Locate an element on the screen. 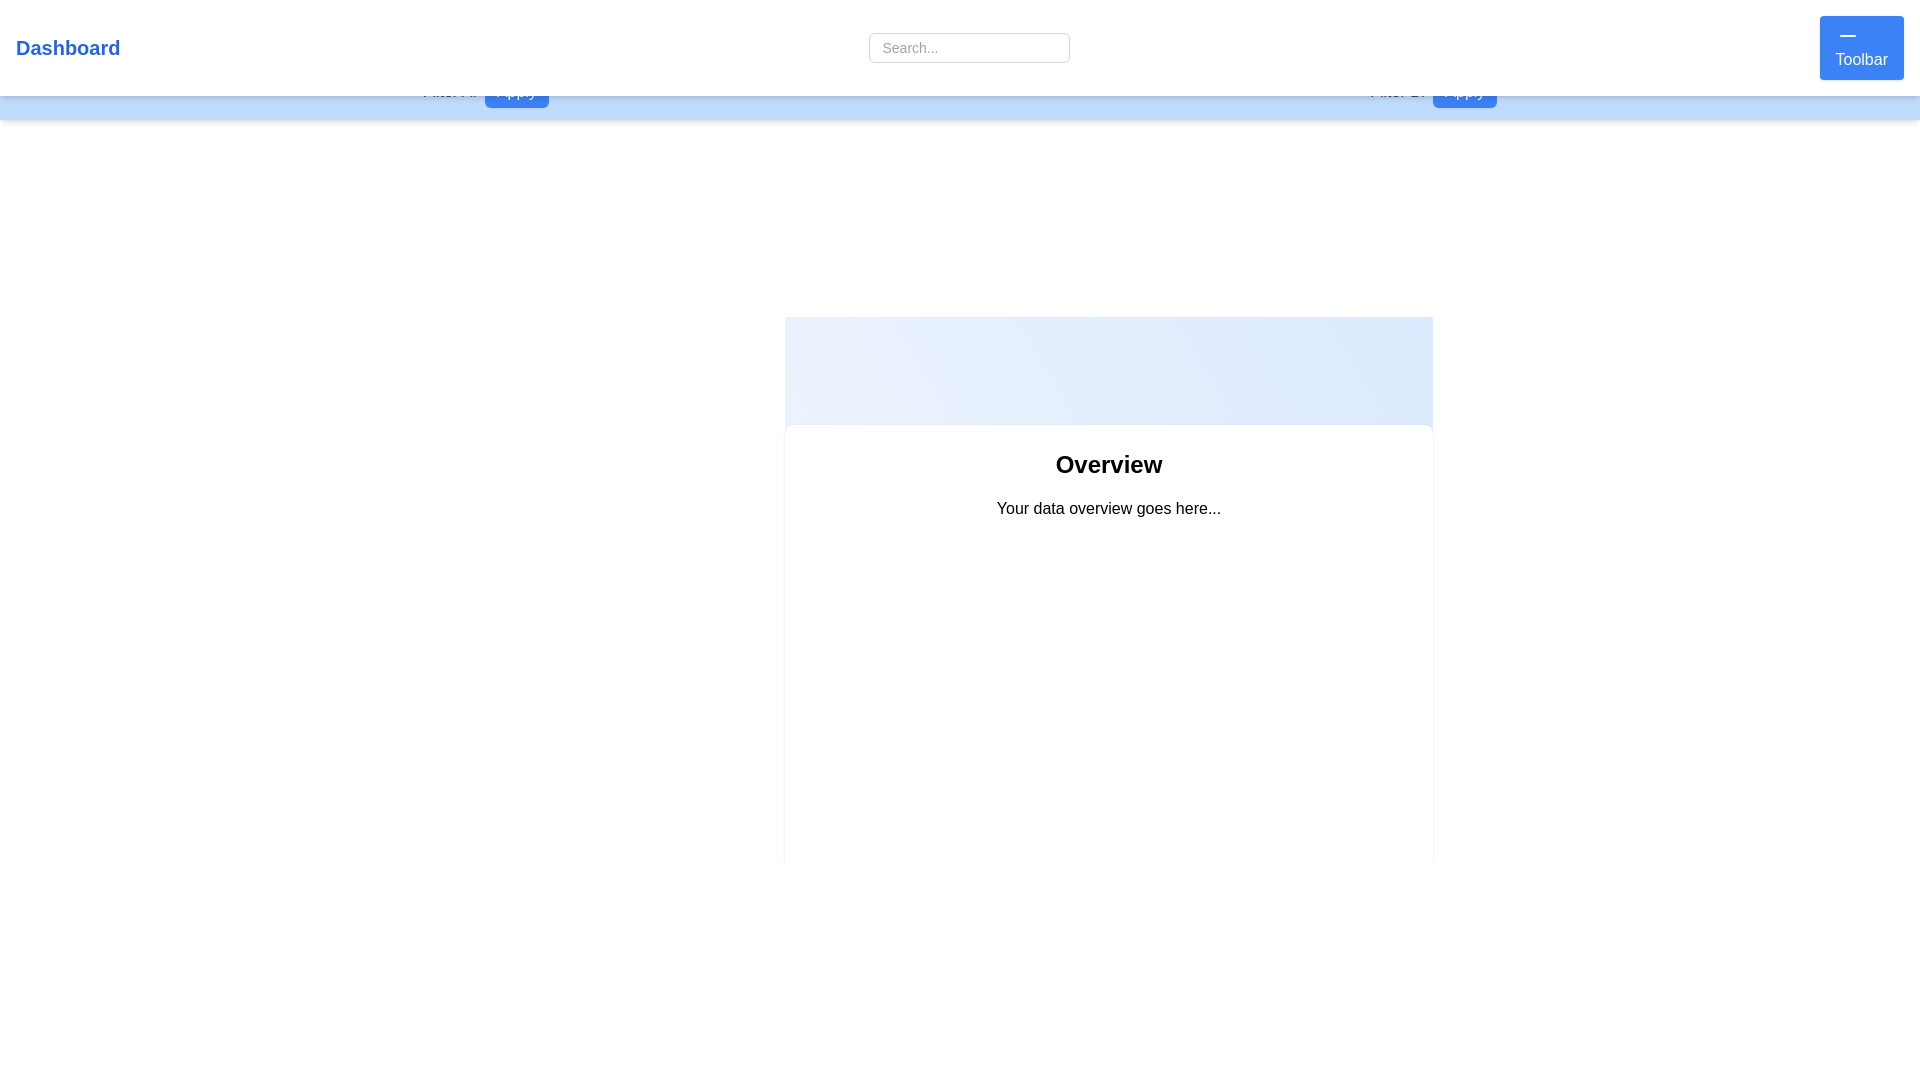 The width and height of the screenshot is (1920, 1080). the button with a blue background and white text that reads 'Apply', located to the right of the label 'Filter A:' is located at coordinates (516, 92).